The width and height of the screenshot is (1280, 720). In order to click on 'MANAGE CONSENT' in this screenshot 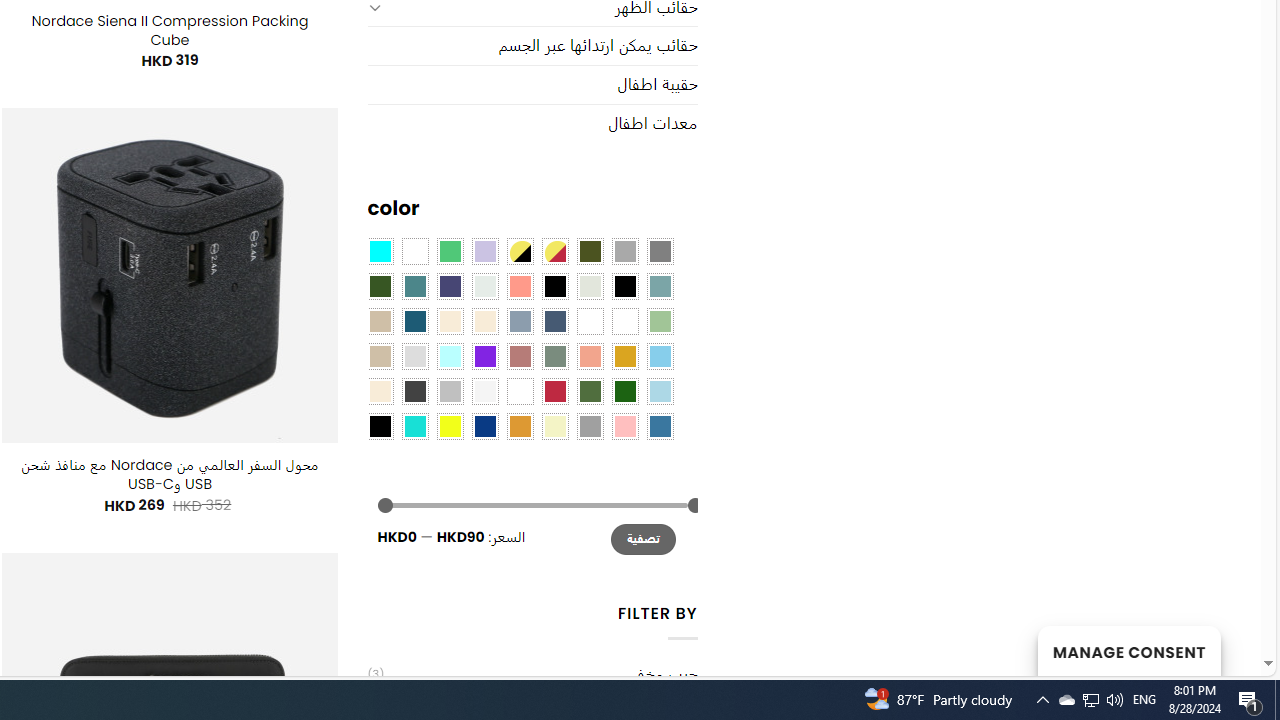, I will do `click(1128, 650)`.